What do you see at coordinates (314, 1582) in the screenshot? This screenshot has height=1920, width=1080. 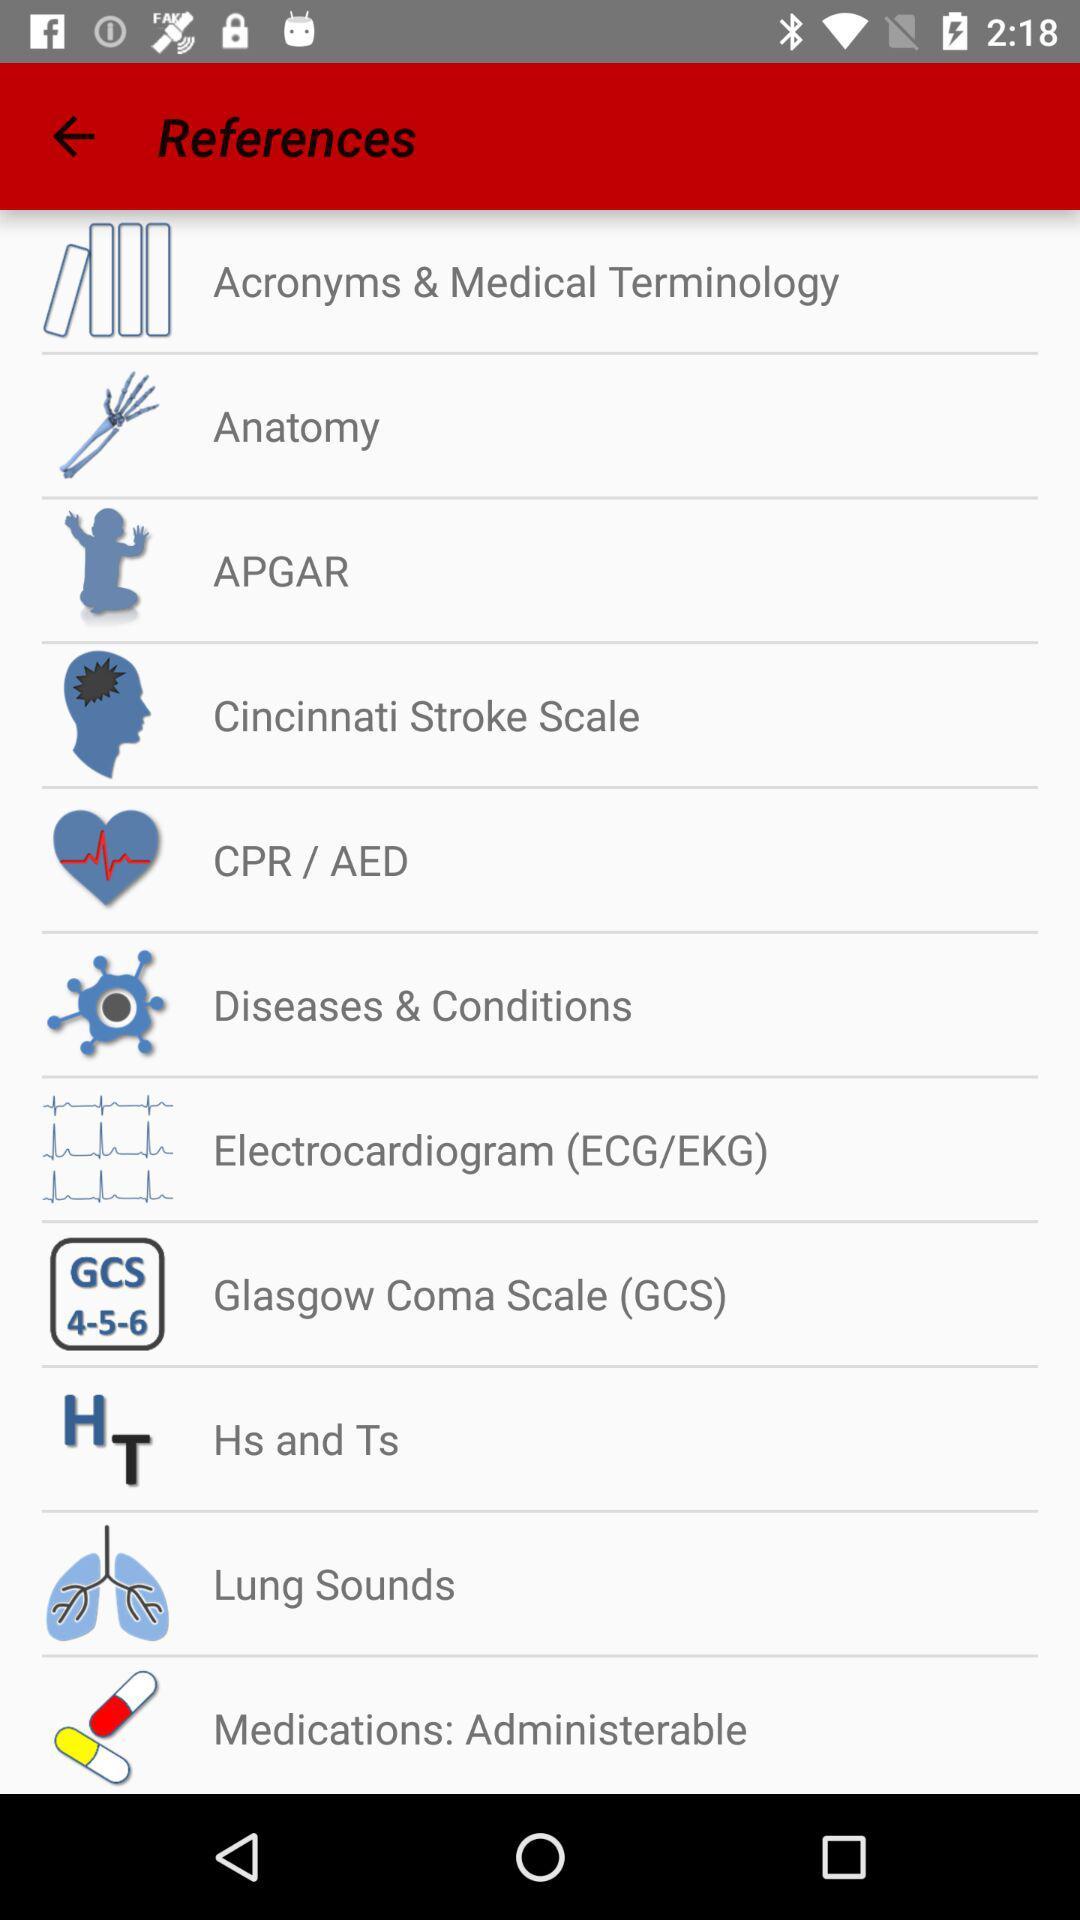 I see `the lung sounds` at bounding box center [314, 1582].